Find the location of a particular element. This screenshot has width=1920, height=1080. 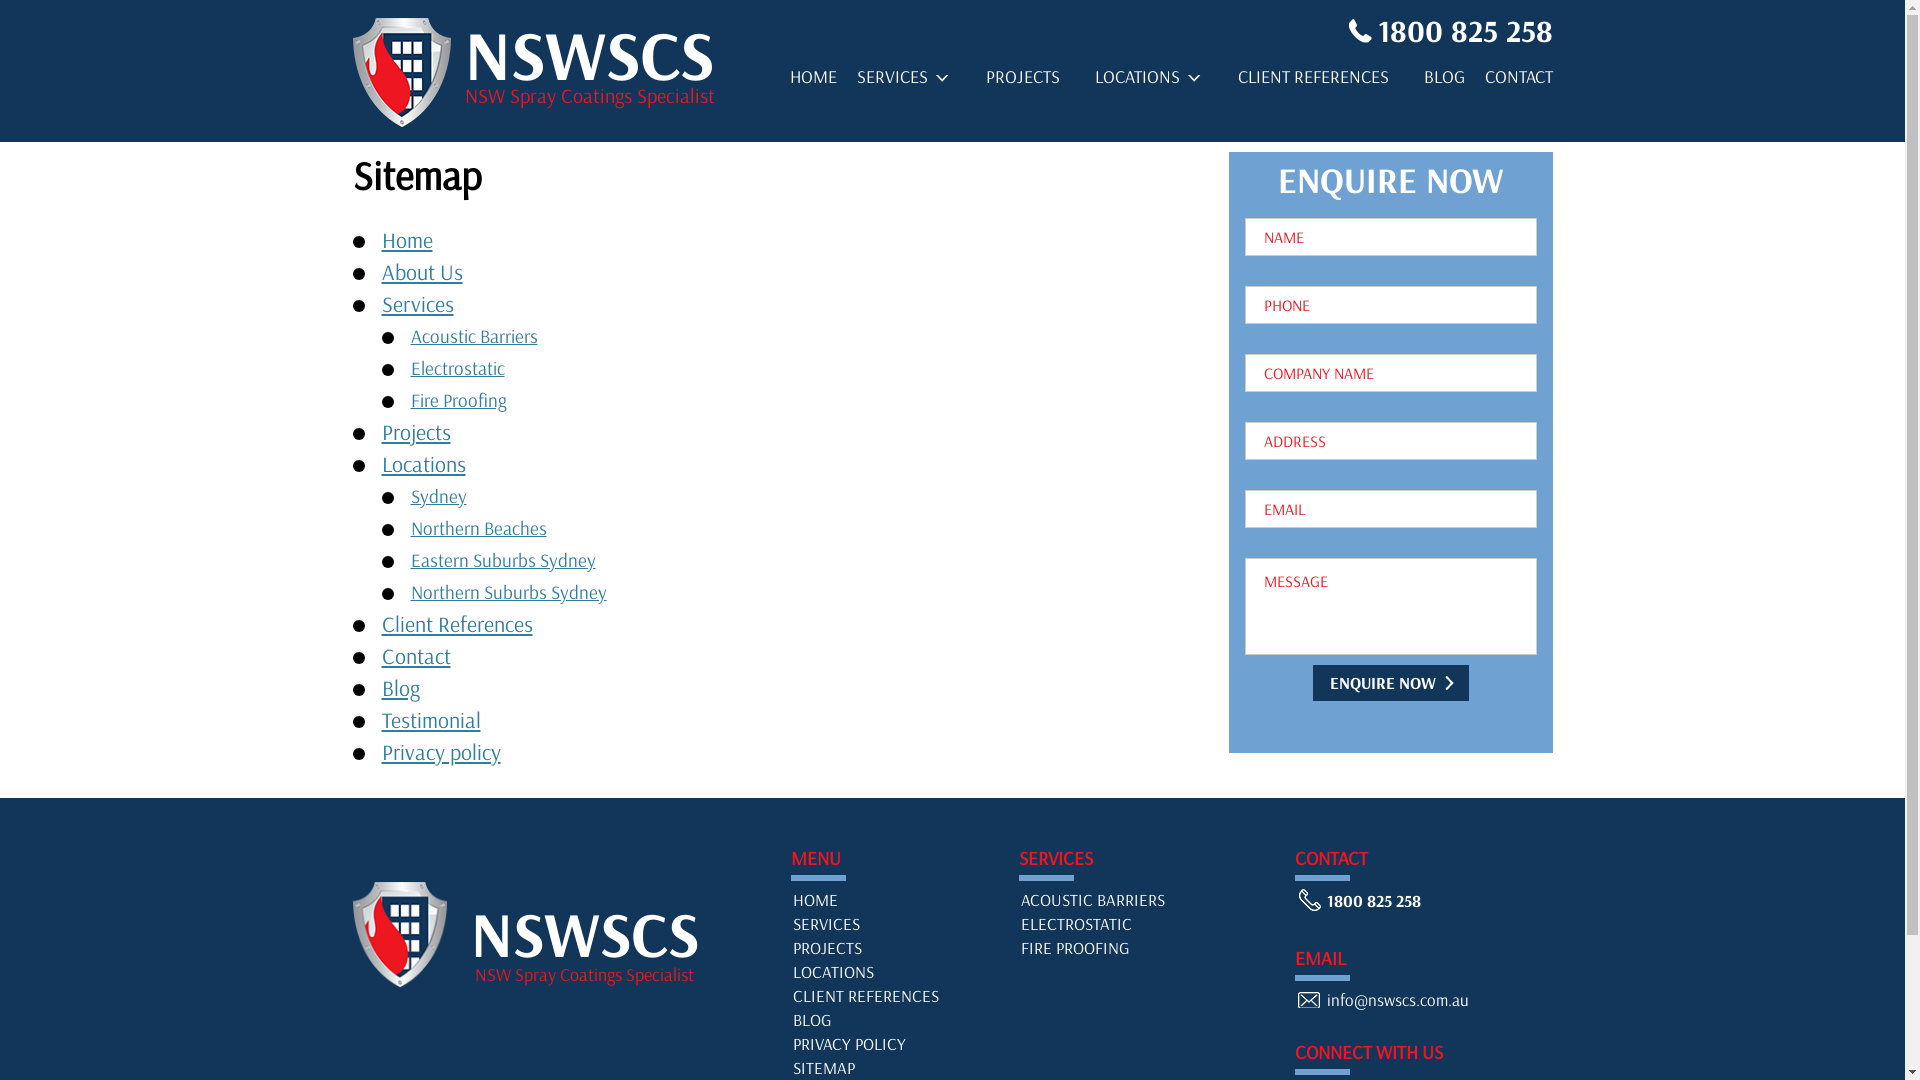

'NSWSCS is located at coordinates (536, 72).